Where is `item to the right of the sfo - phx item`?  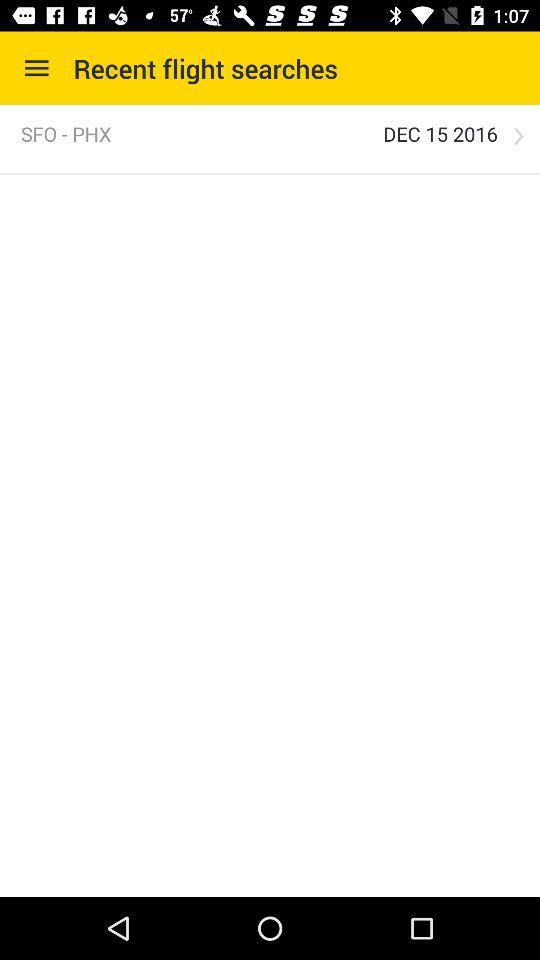 item to the right of the sfo - phx item is located at coordinates (440, 133).